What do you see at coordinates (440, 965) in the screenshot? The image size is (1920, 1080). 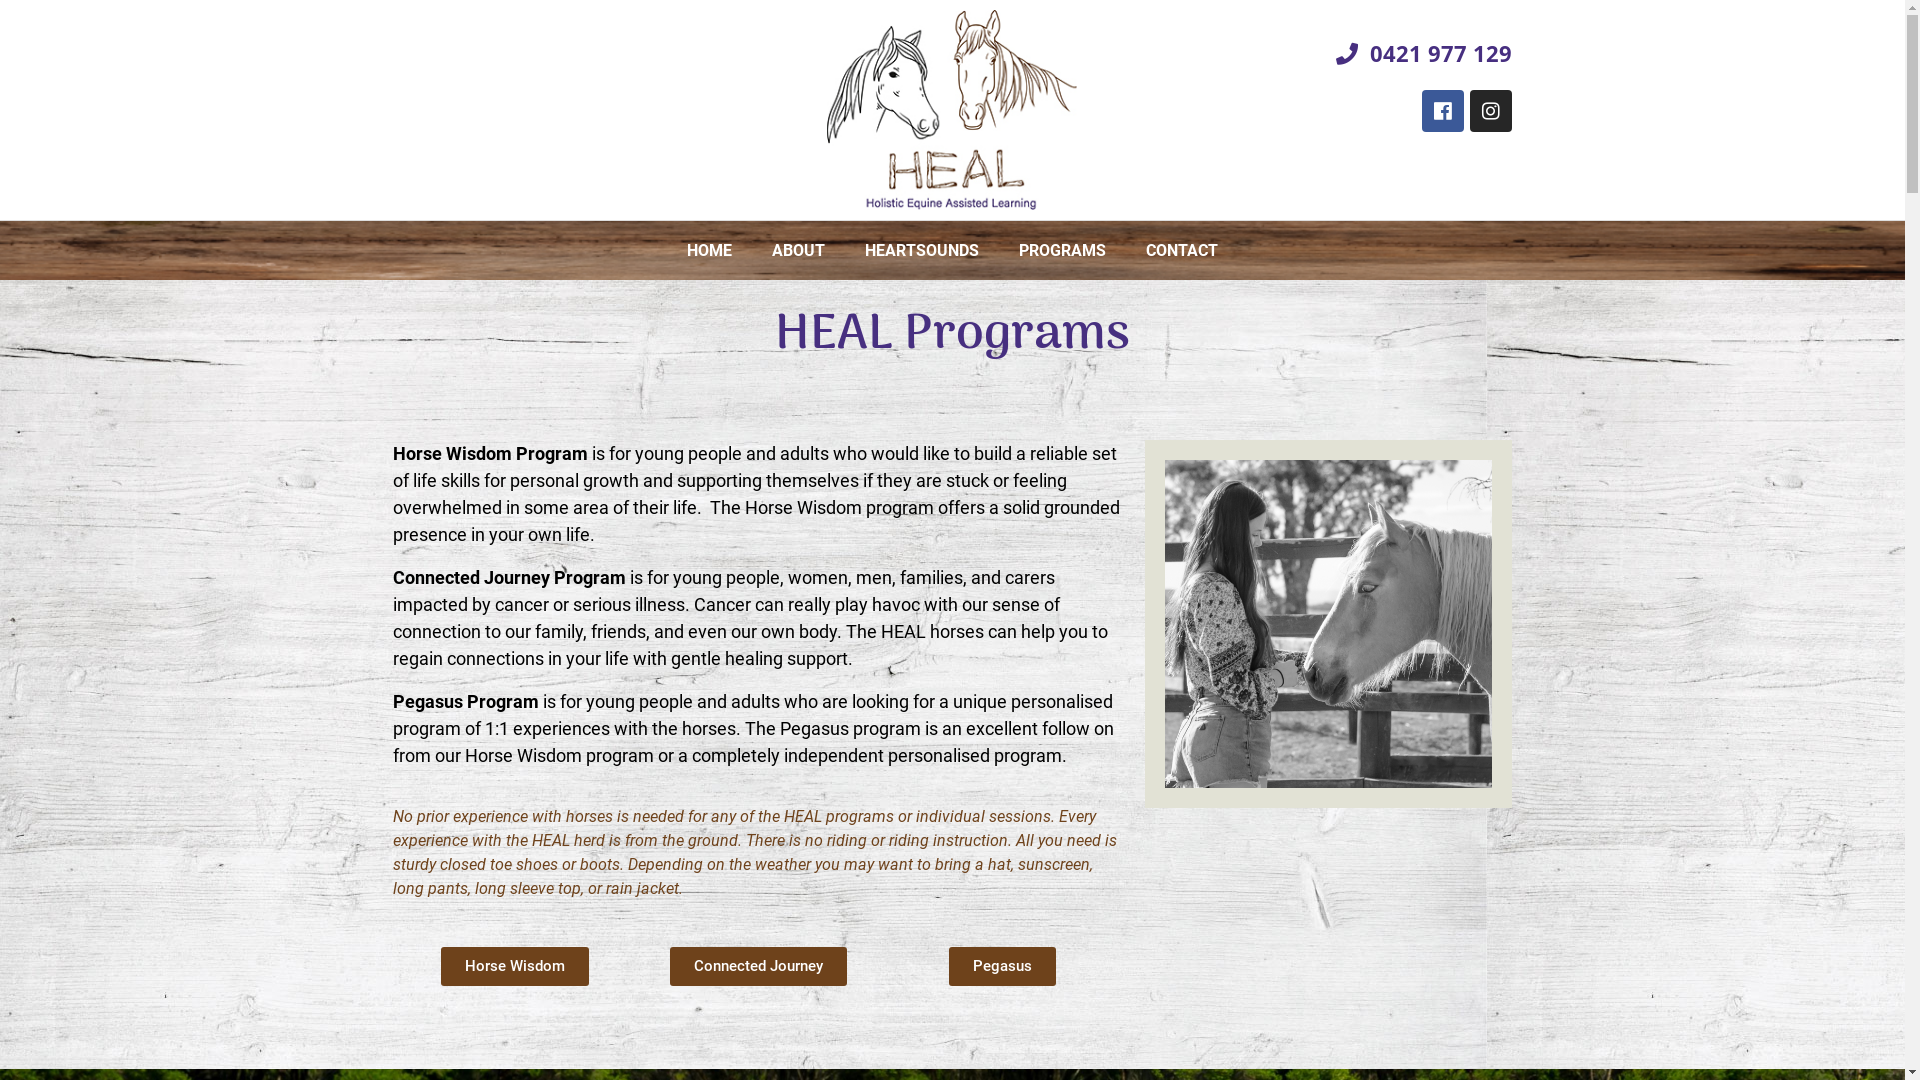 I see `'Horse Wisdom'` at bounding box center [440, 965].